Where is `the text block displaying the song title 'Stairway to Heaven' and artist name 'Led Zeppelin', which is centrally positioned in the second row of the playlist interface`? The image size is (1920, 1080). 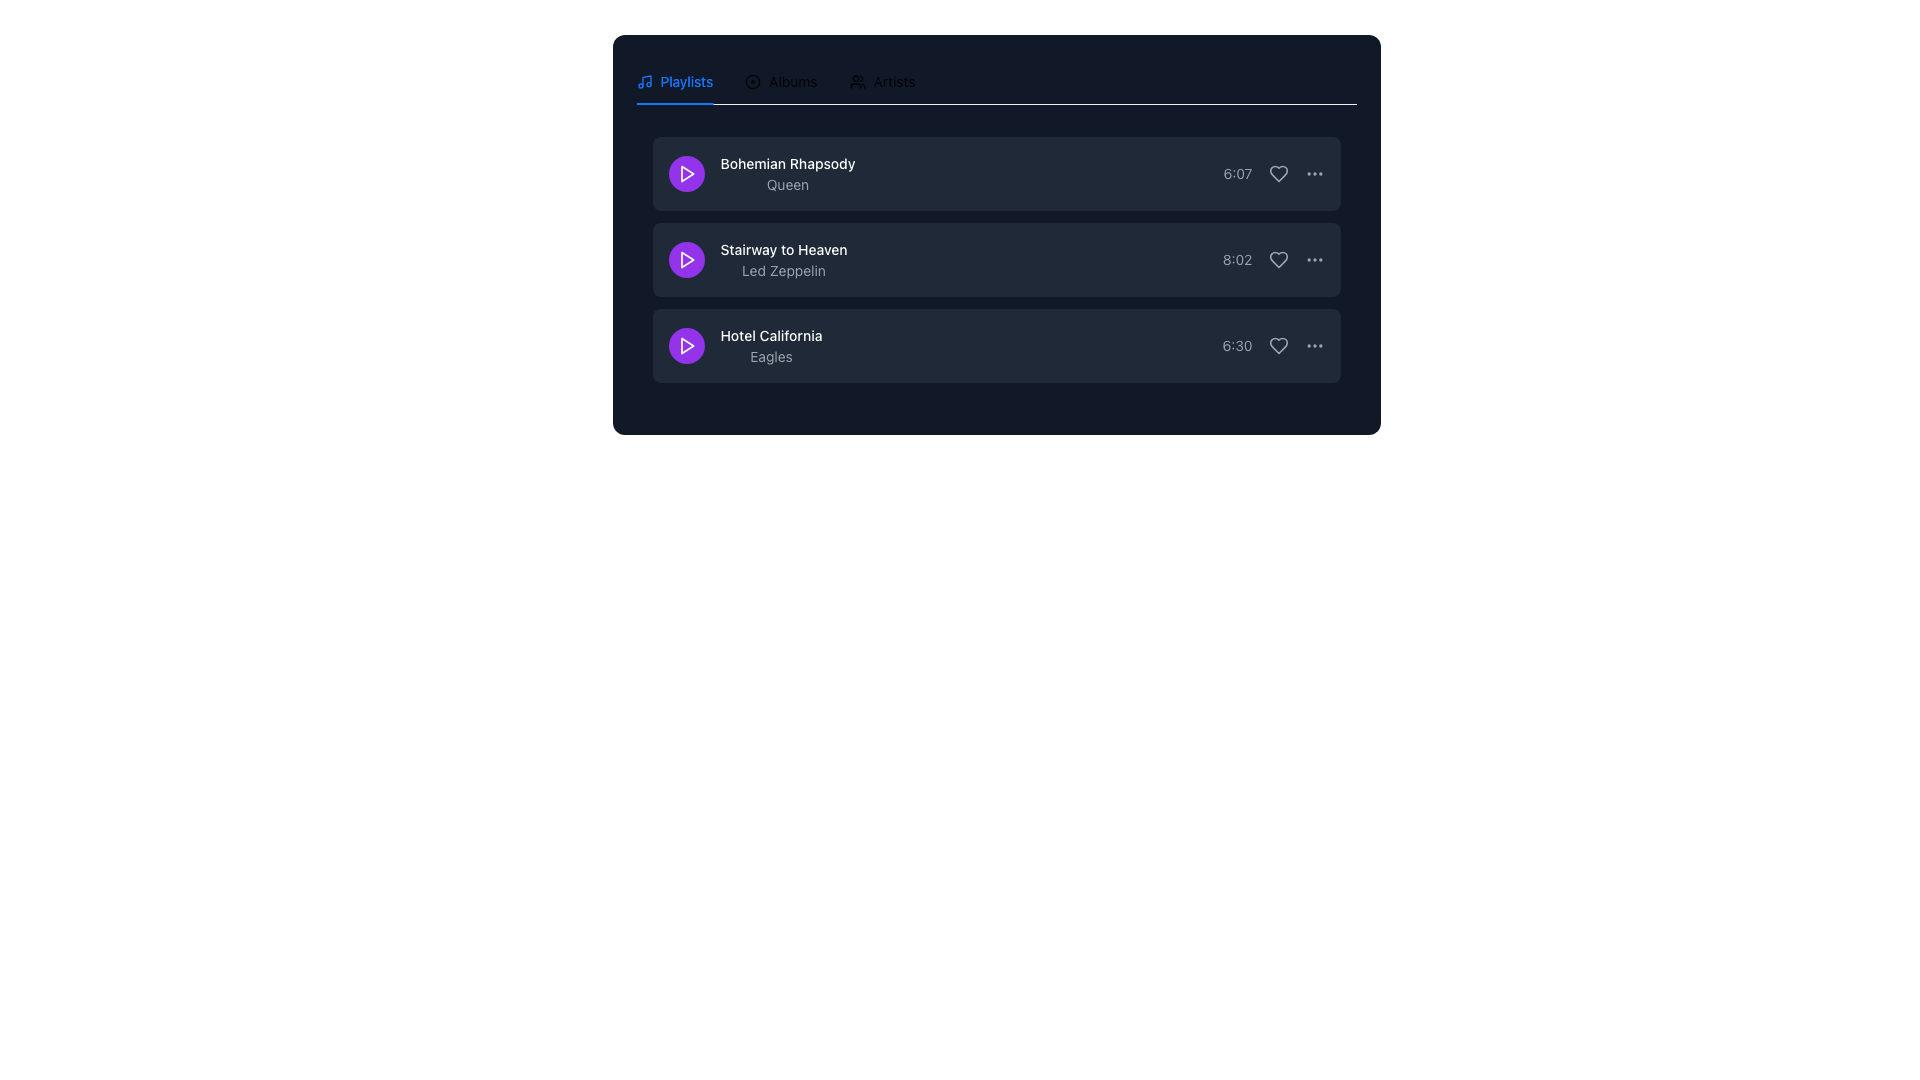 the text block displaying the song title 'Stairway to Heaven' and artist name 'Led Zeppelin', which is centrally positioned in the second row of the playlist interface is located at coordinates (782, 258).